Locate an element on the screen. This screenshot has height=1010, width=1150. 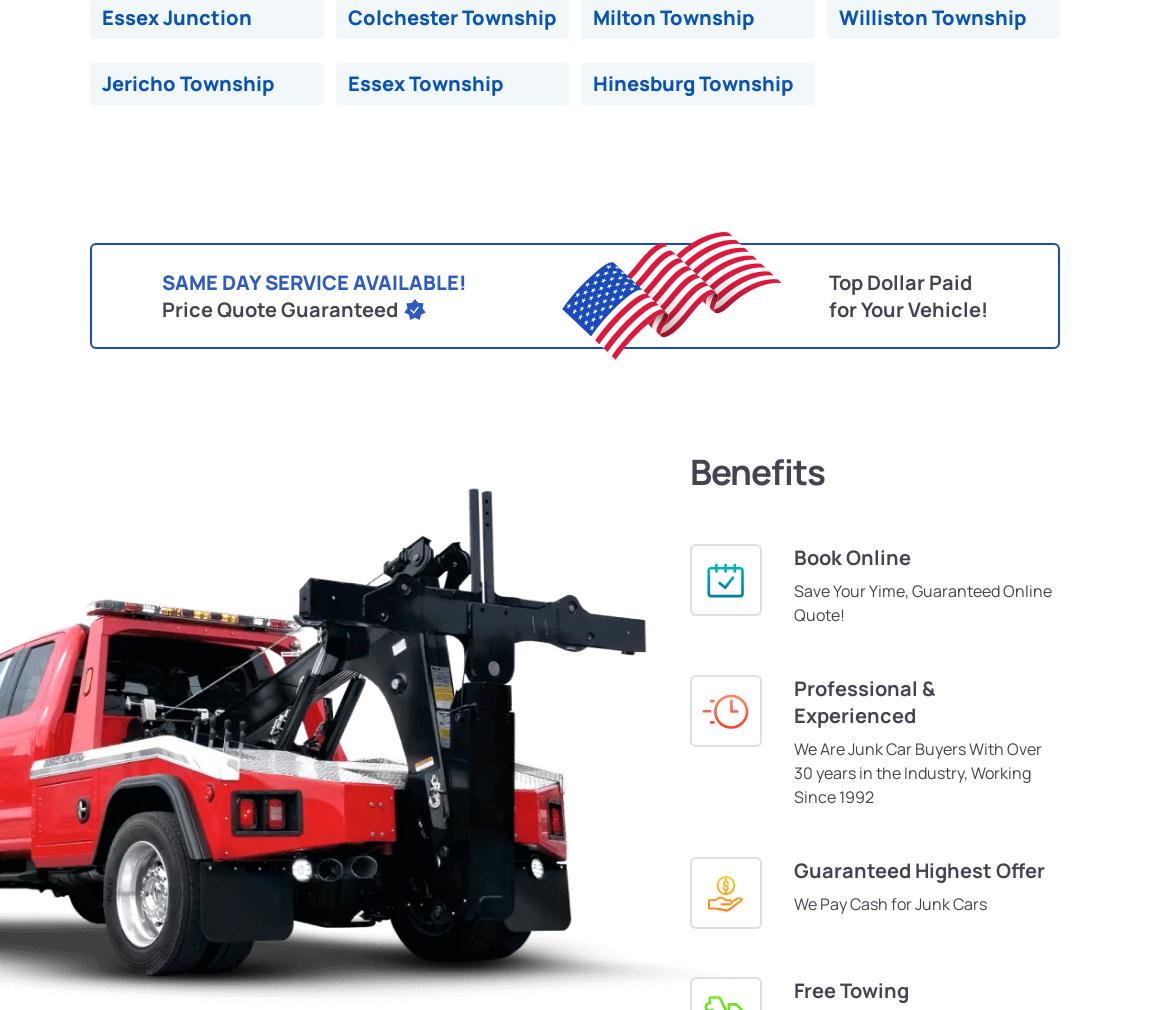
'Milton Township' is located at coordinates (672, 16).